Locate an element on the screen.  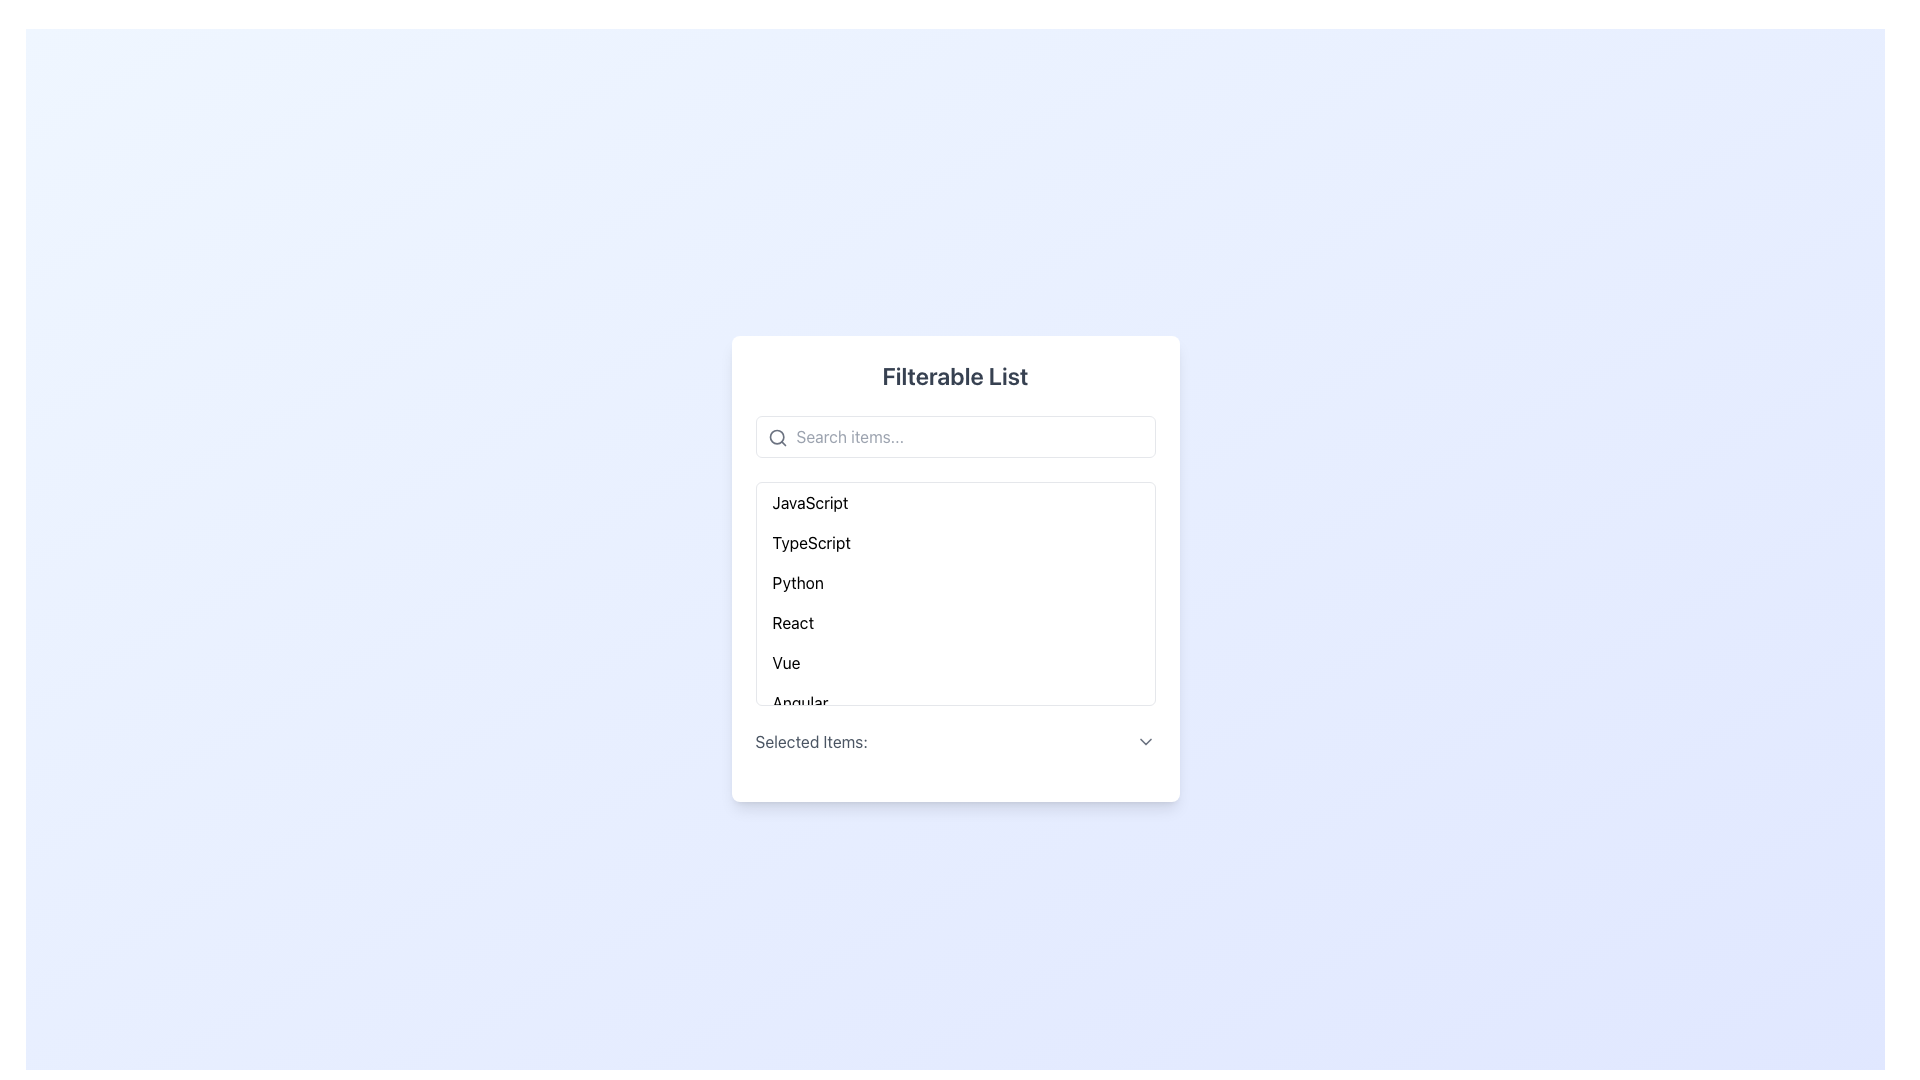
the fifth selectable item in the dropdown list, which represents 'Vue', located centrally between 'React' and 'Angular' is located at coordinates (954, 663).